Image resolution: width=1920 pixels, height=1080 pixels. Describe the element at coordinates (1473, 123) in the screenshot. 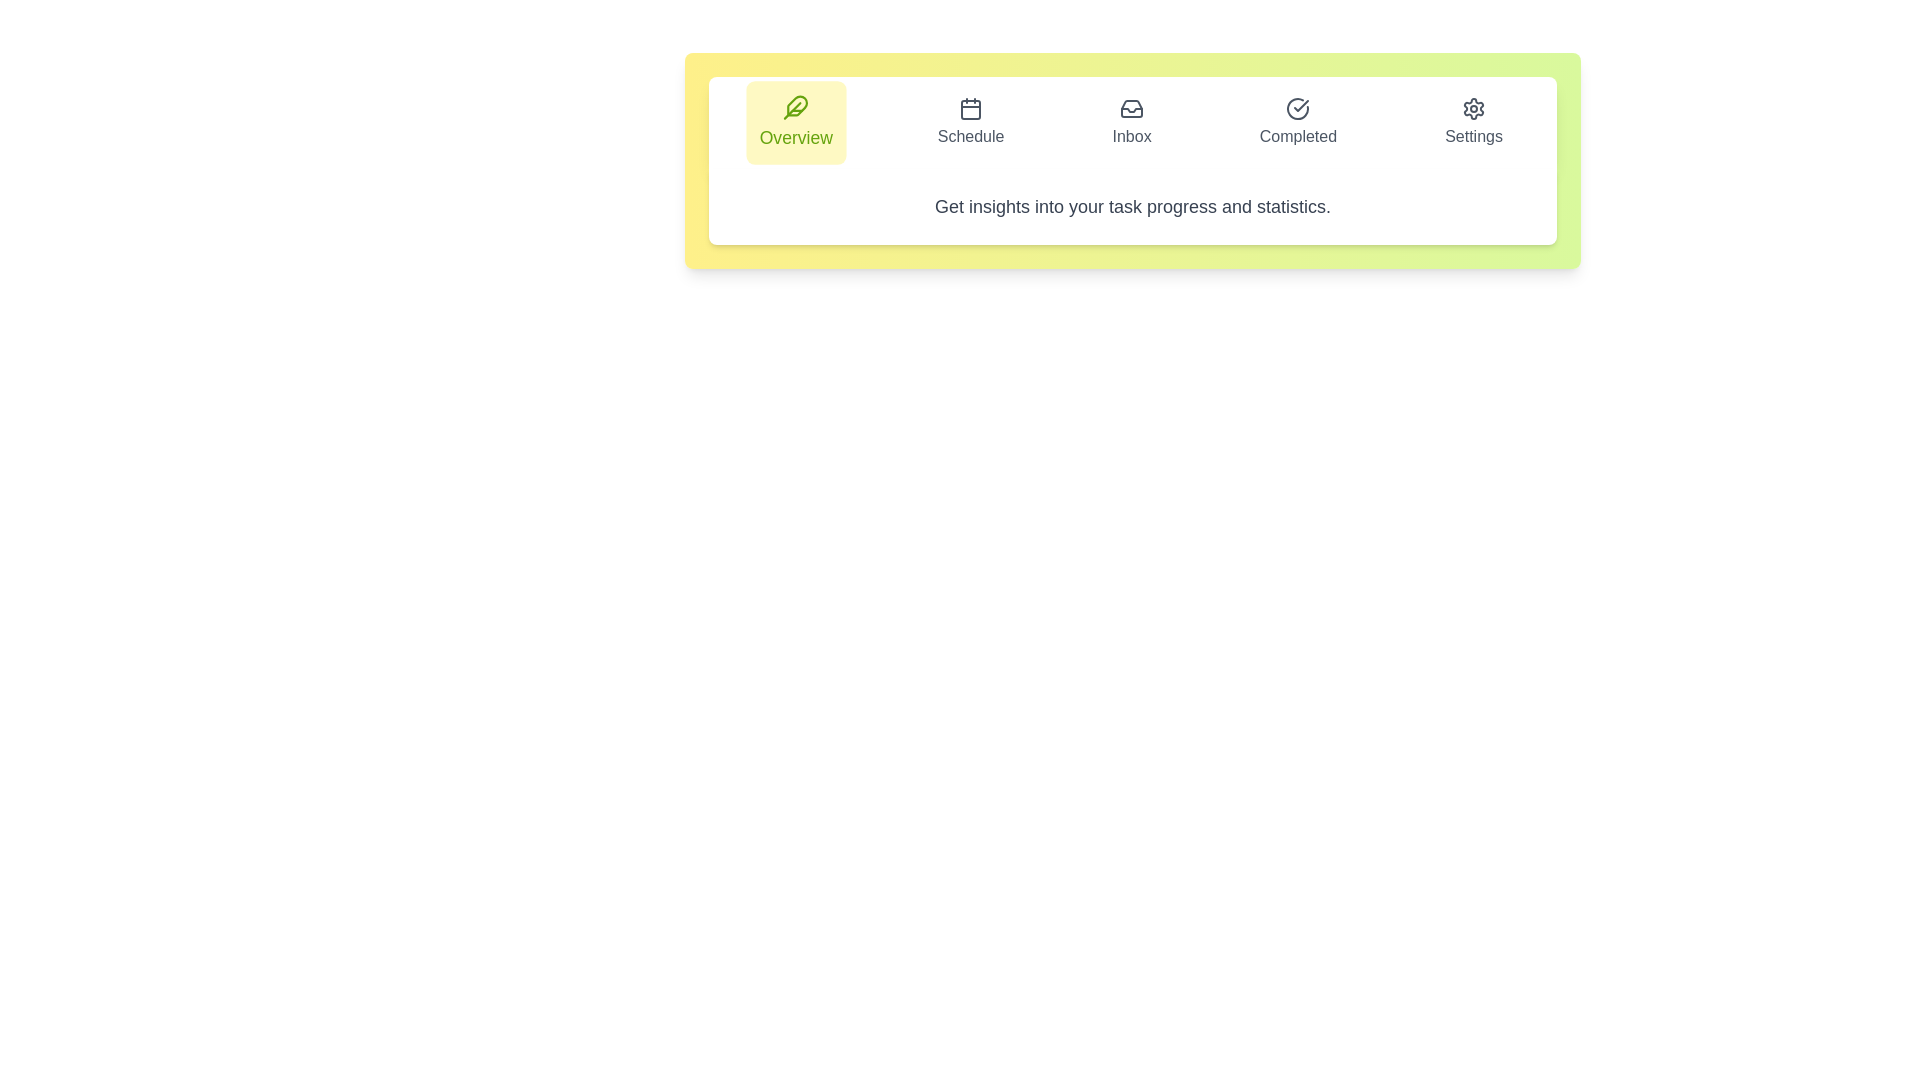

I see `the Settings tab to inspect its layout and design` at that location.